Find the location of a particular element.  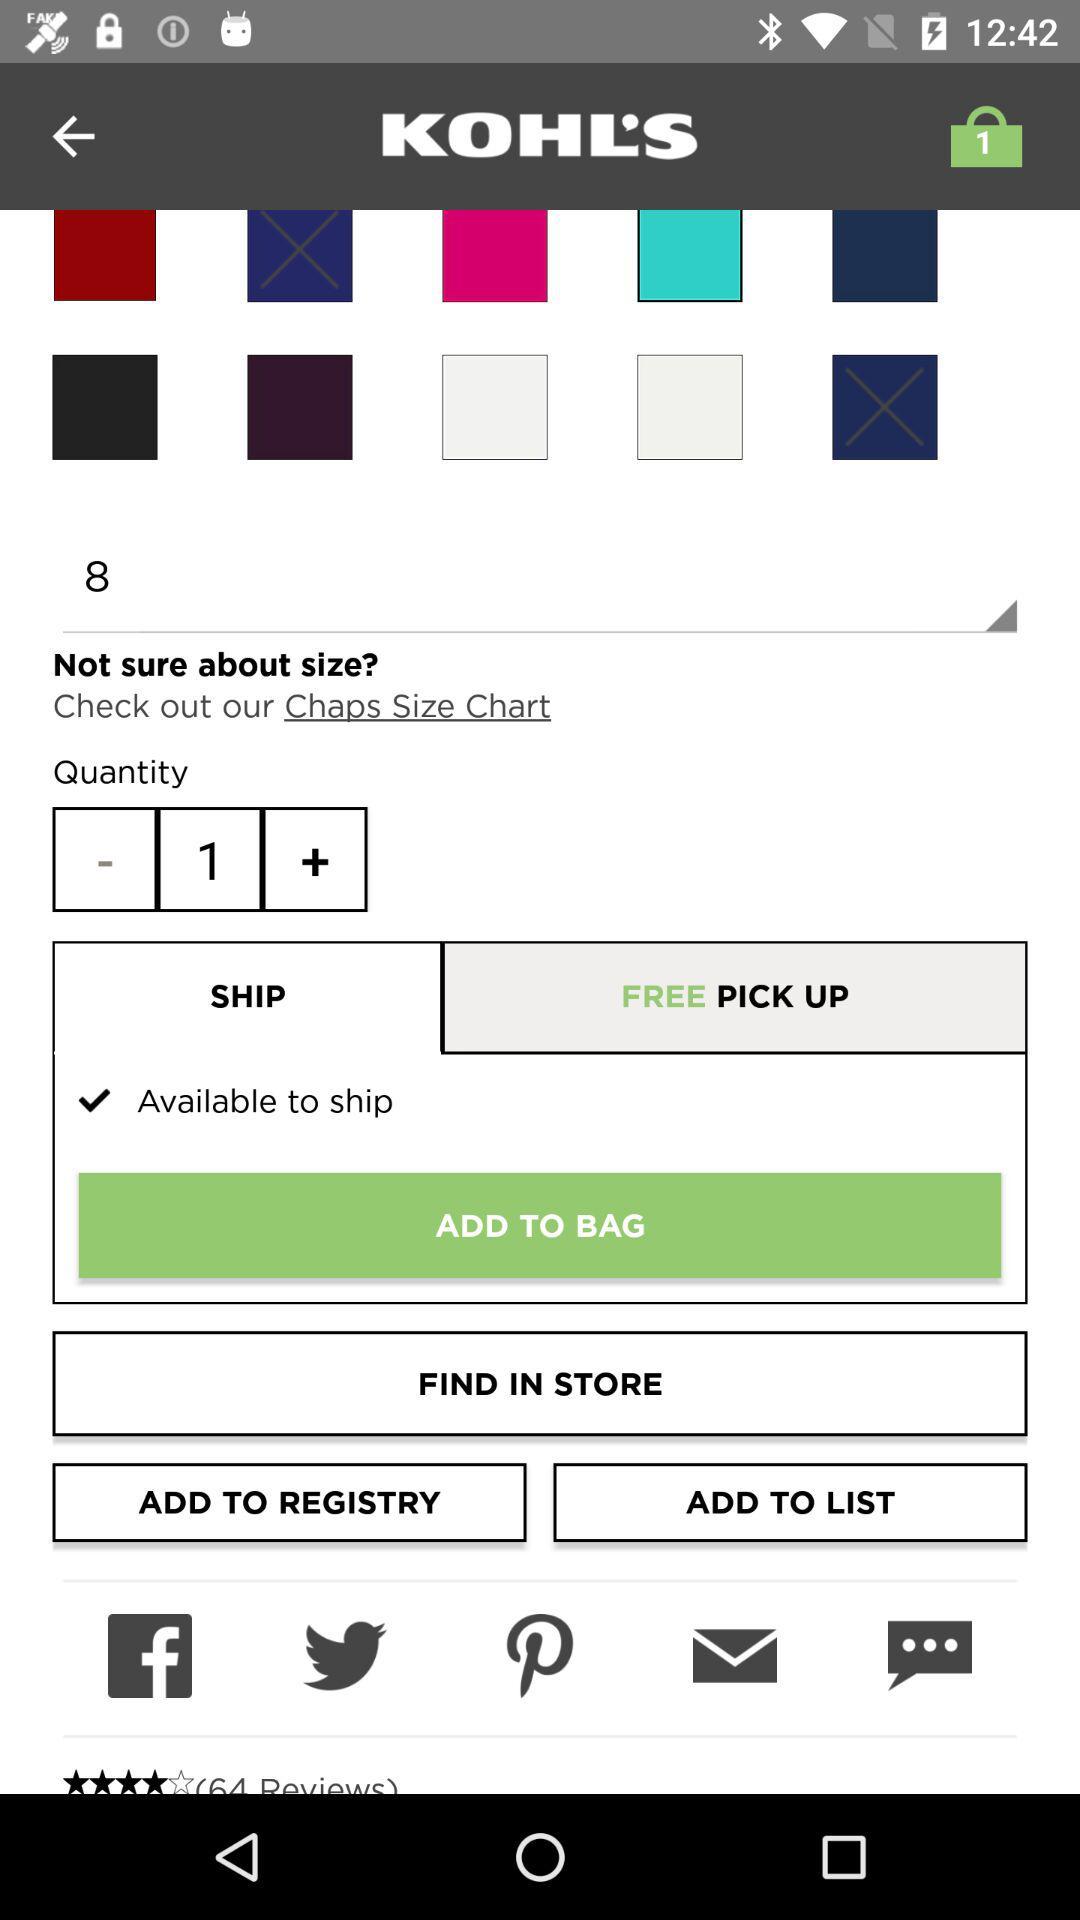

the facebook icon is located at coordinates (149, 1656).